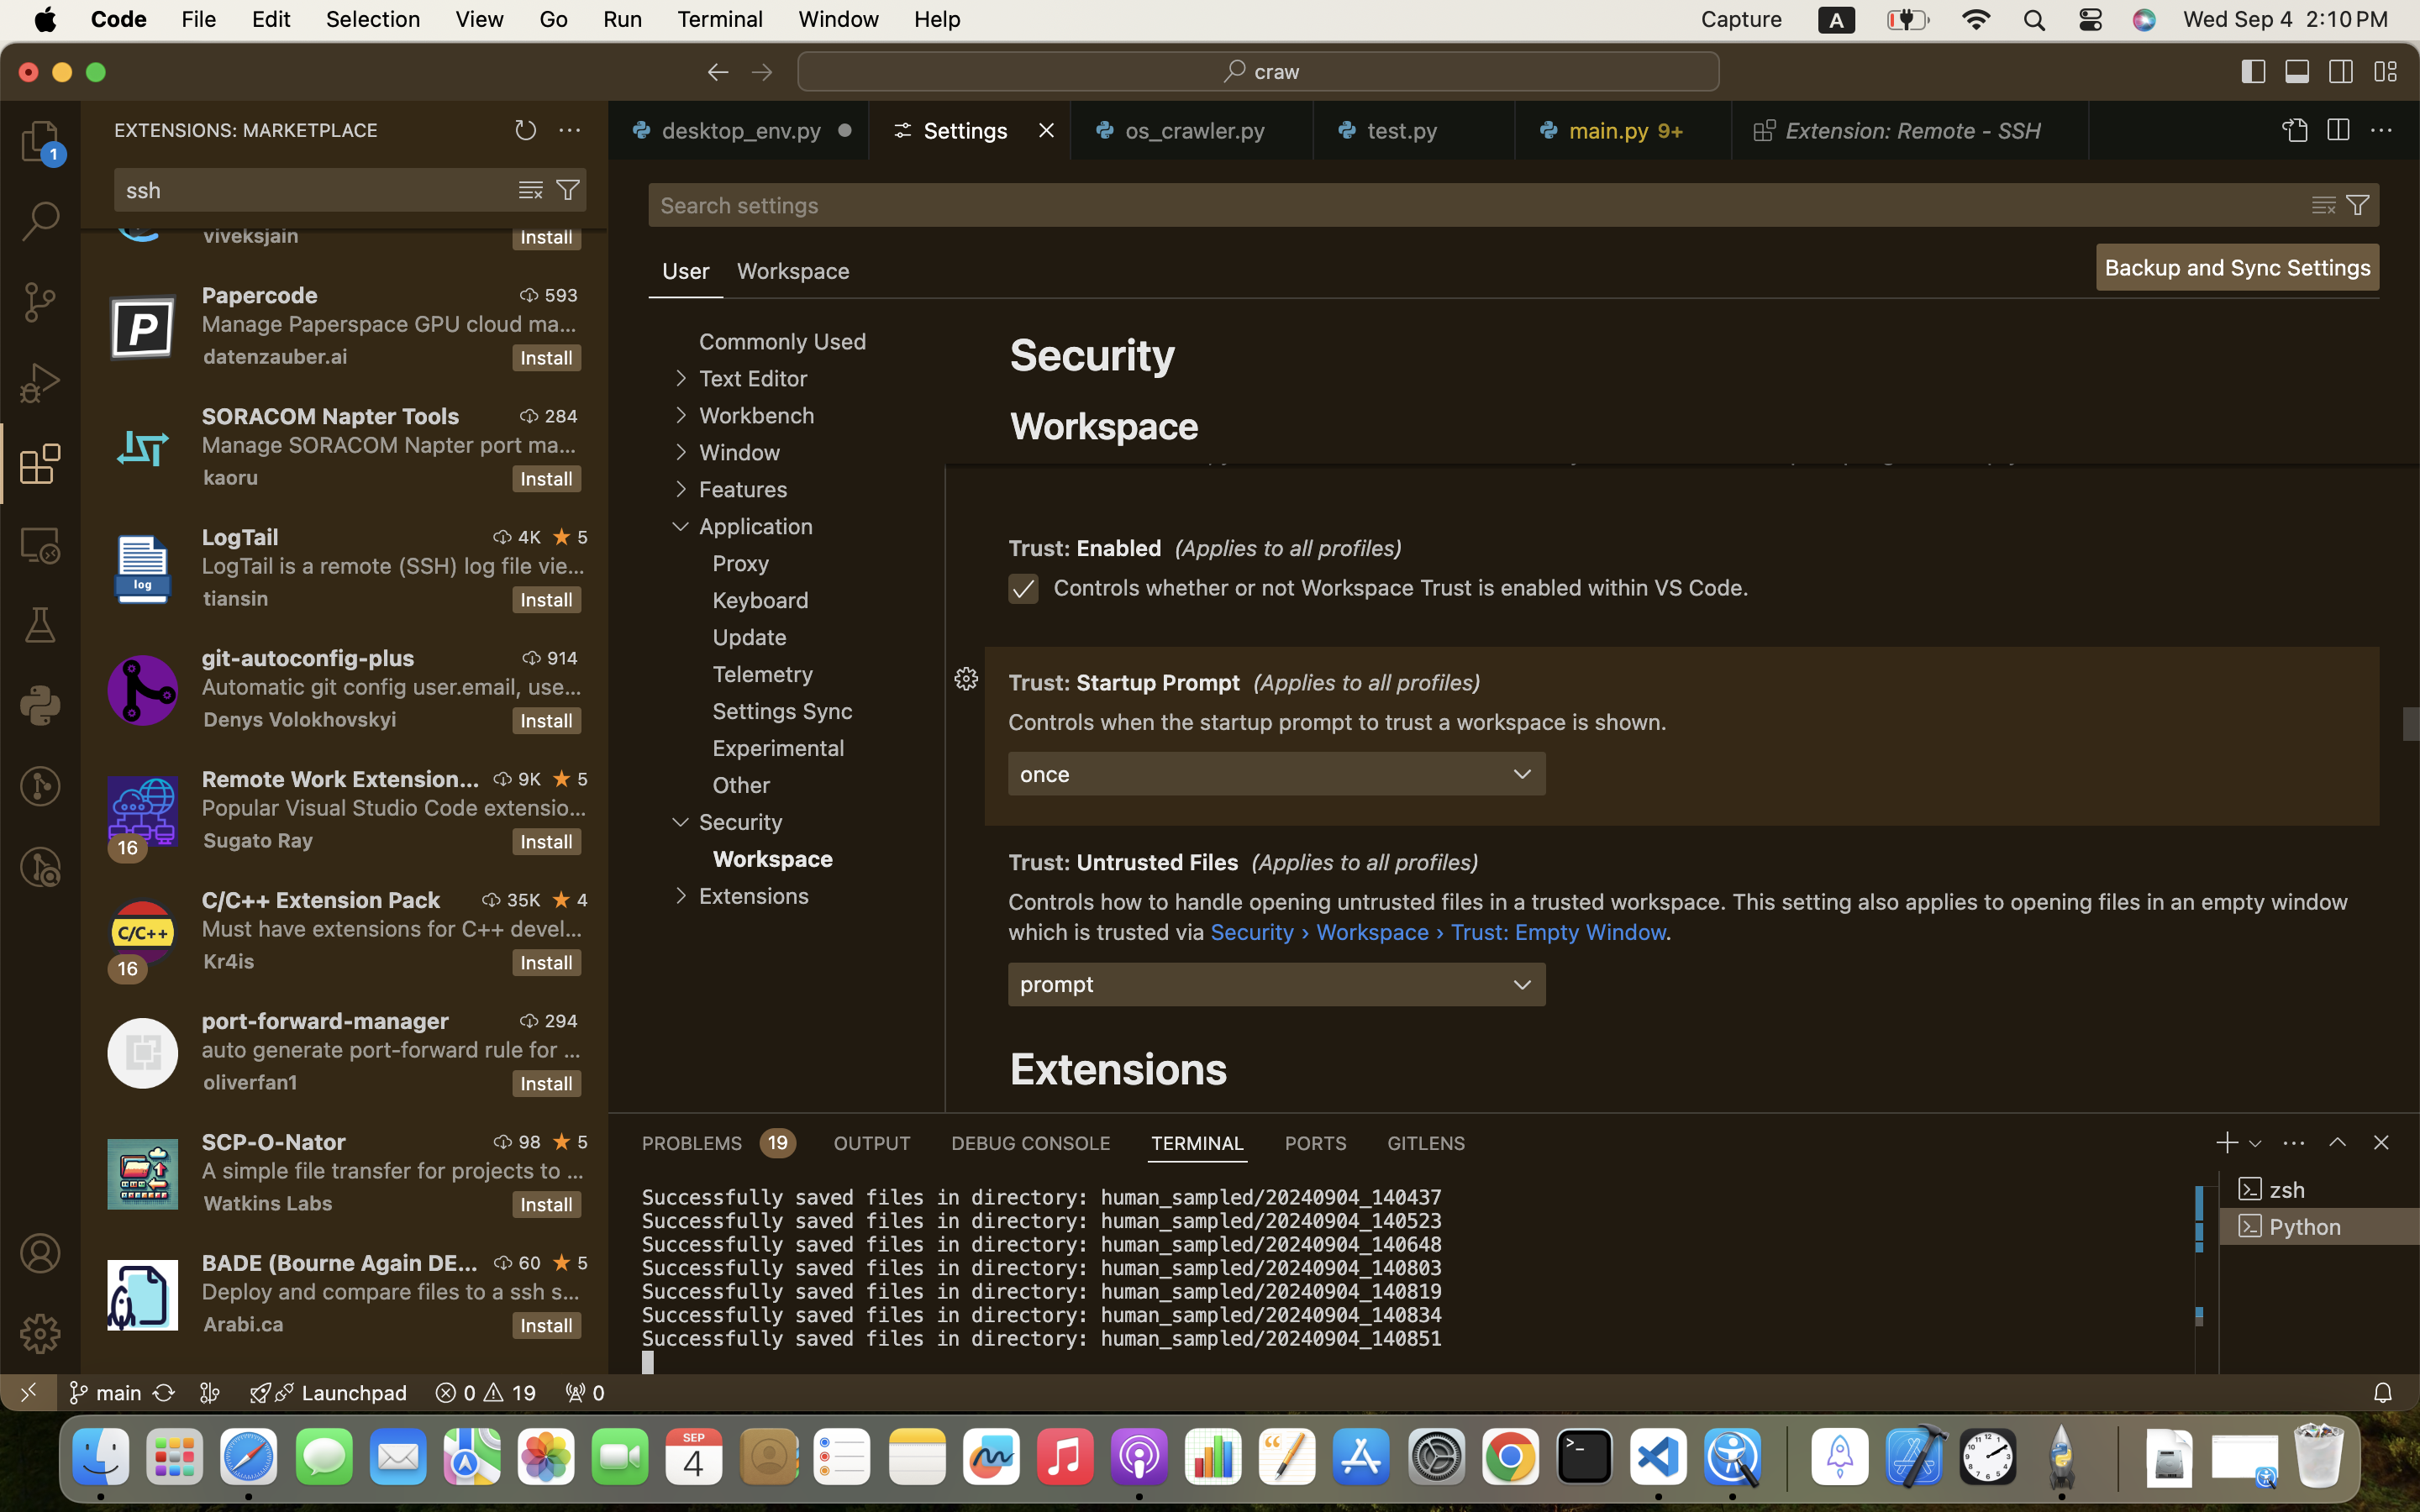 The width and height of the screenshot is (2420, 1512). Describe the element at coordinates (529, 190) in the screenshot. I see `''` at that location.